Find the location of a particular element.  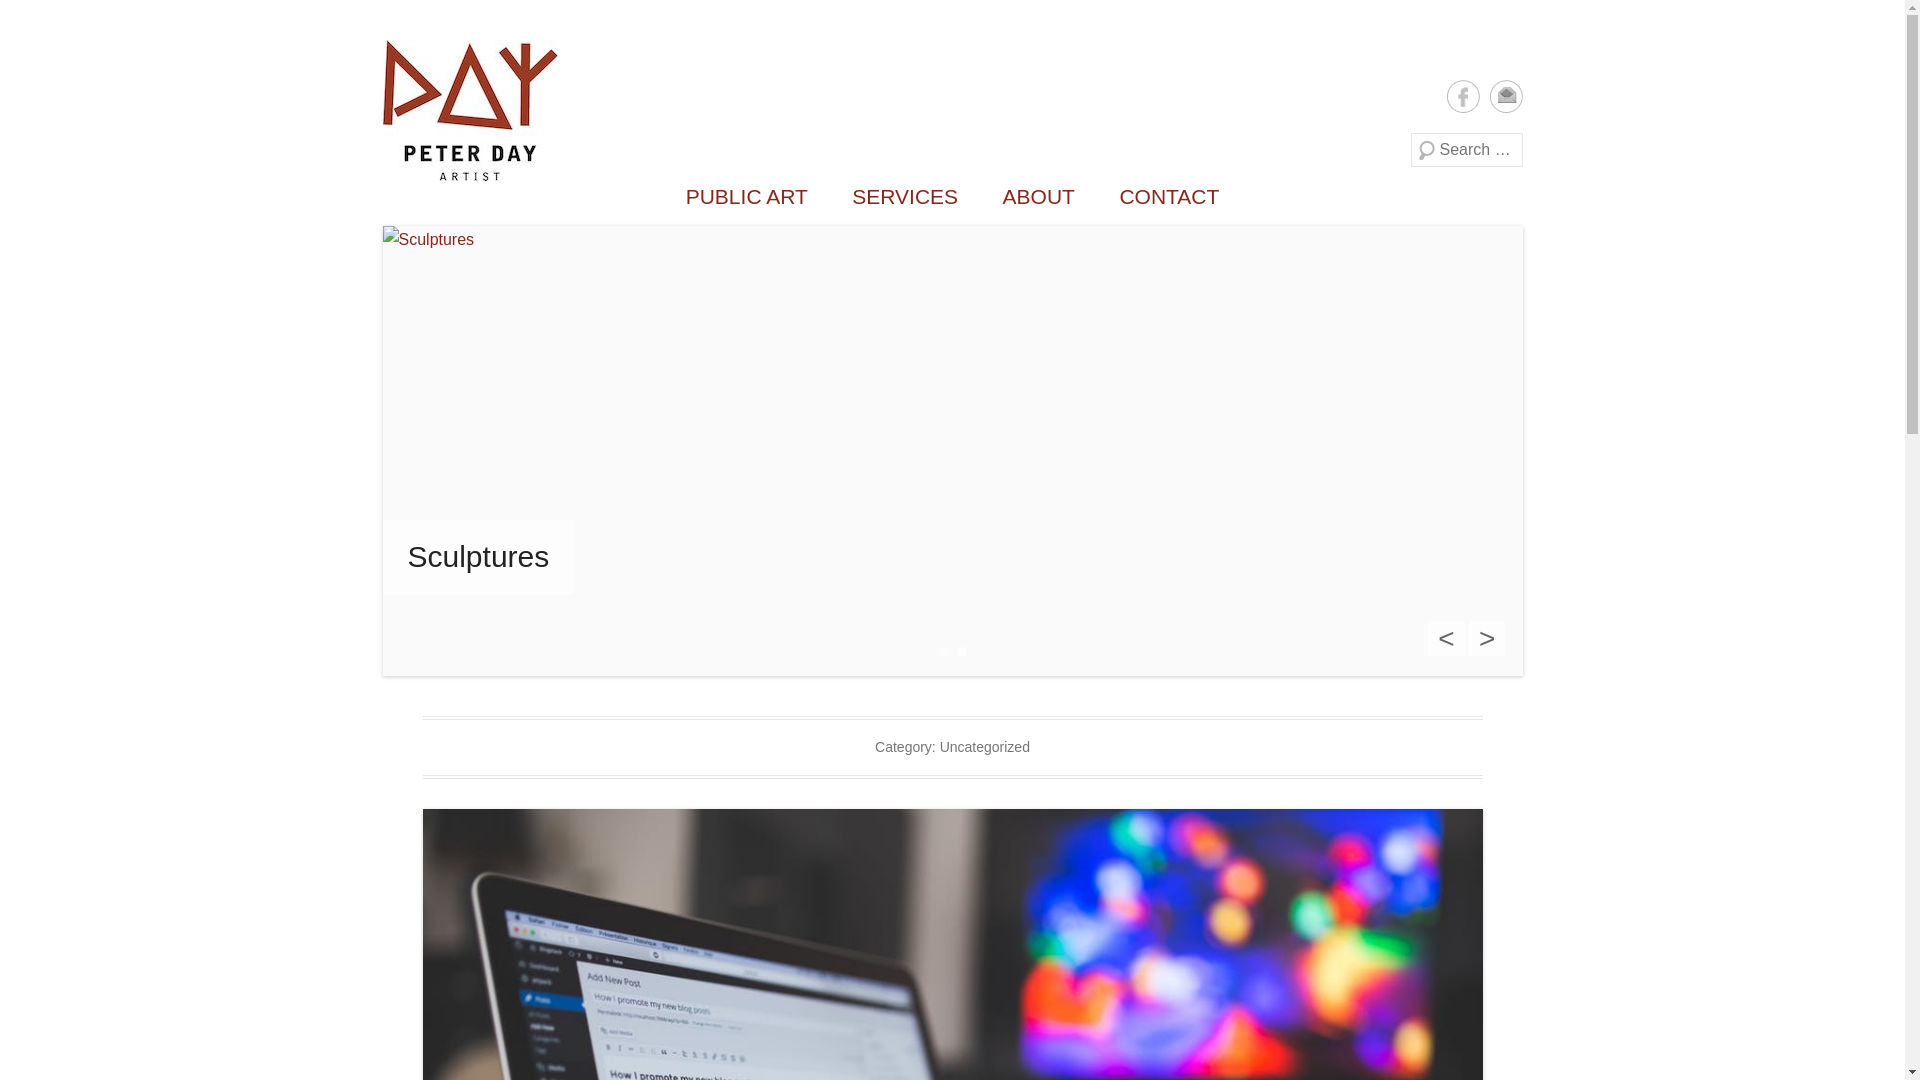

'CONTACT' is located at coordinates (1098, 196).